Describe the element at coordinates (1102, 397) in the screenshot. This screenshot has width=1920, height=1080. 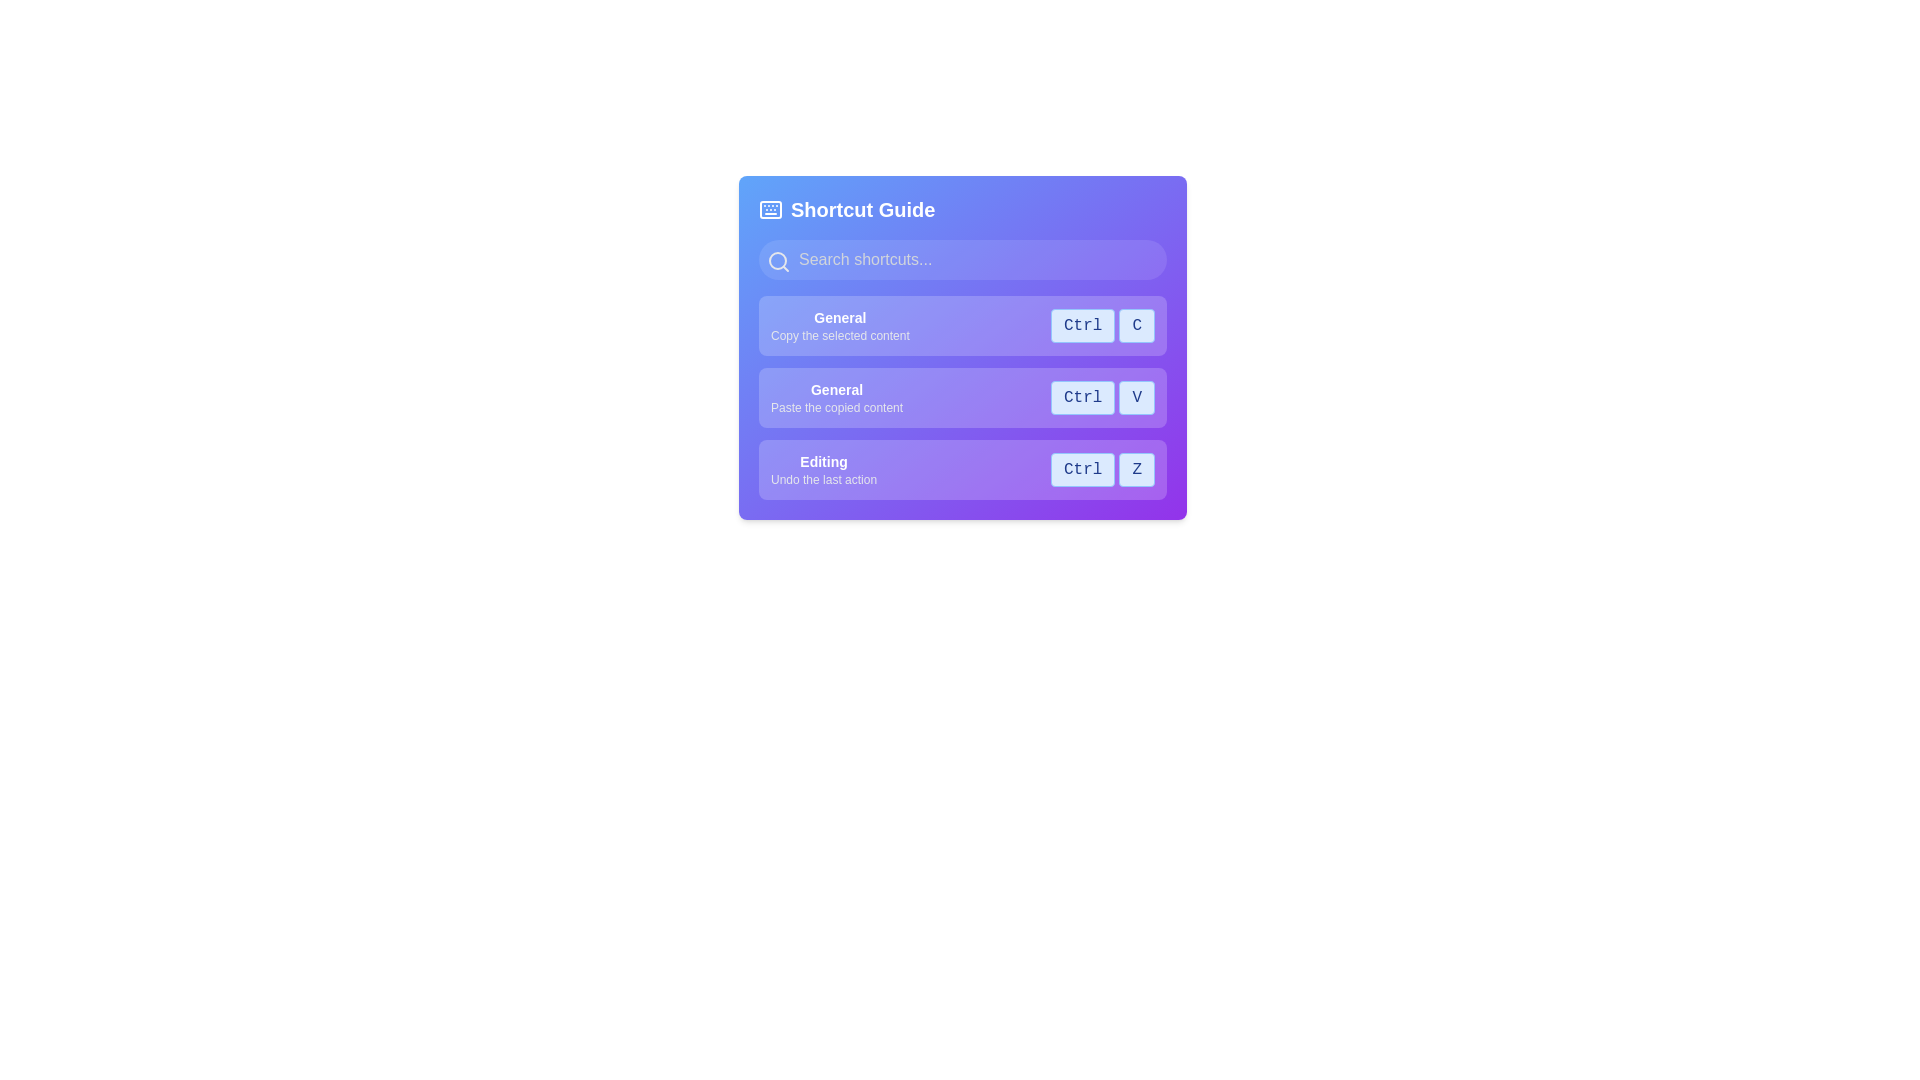
I see `the Composite Text Display element that represents the keyboard shortcut 'Ctrl' and 'V', located next to the text 'Paste the copied content'` at that location.